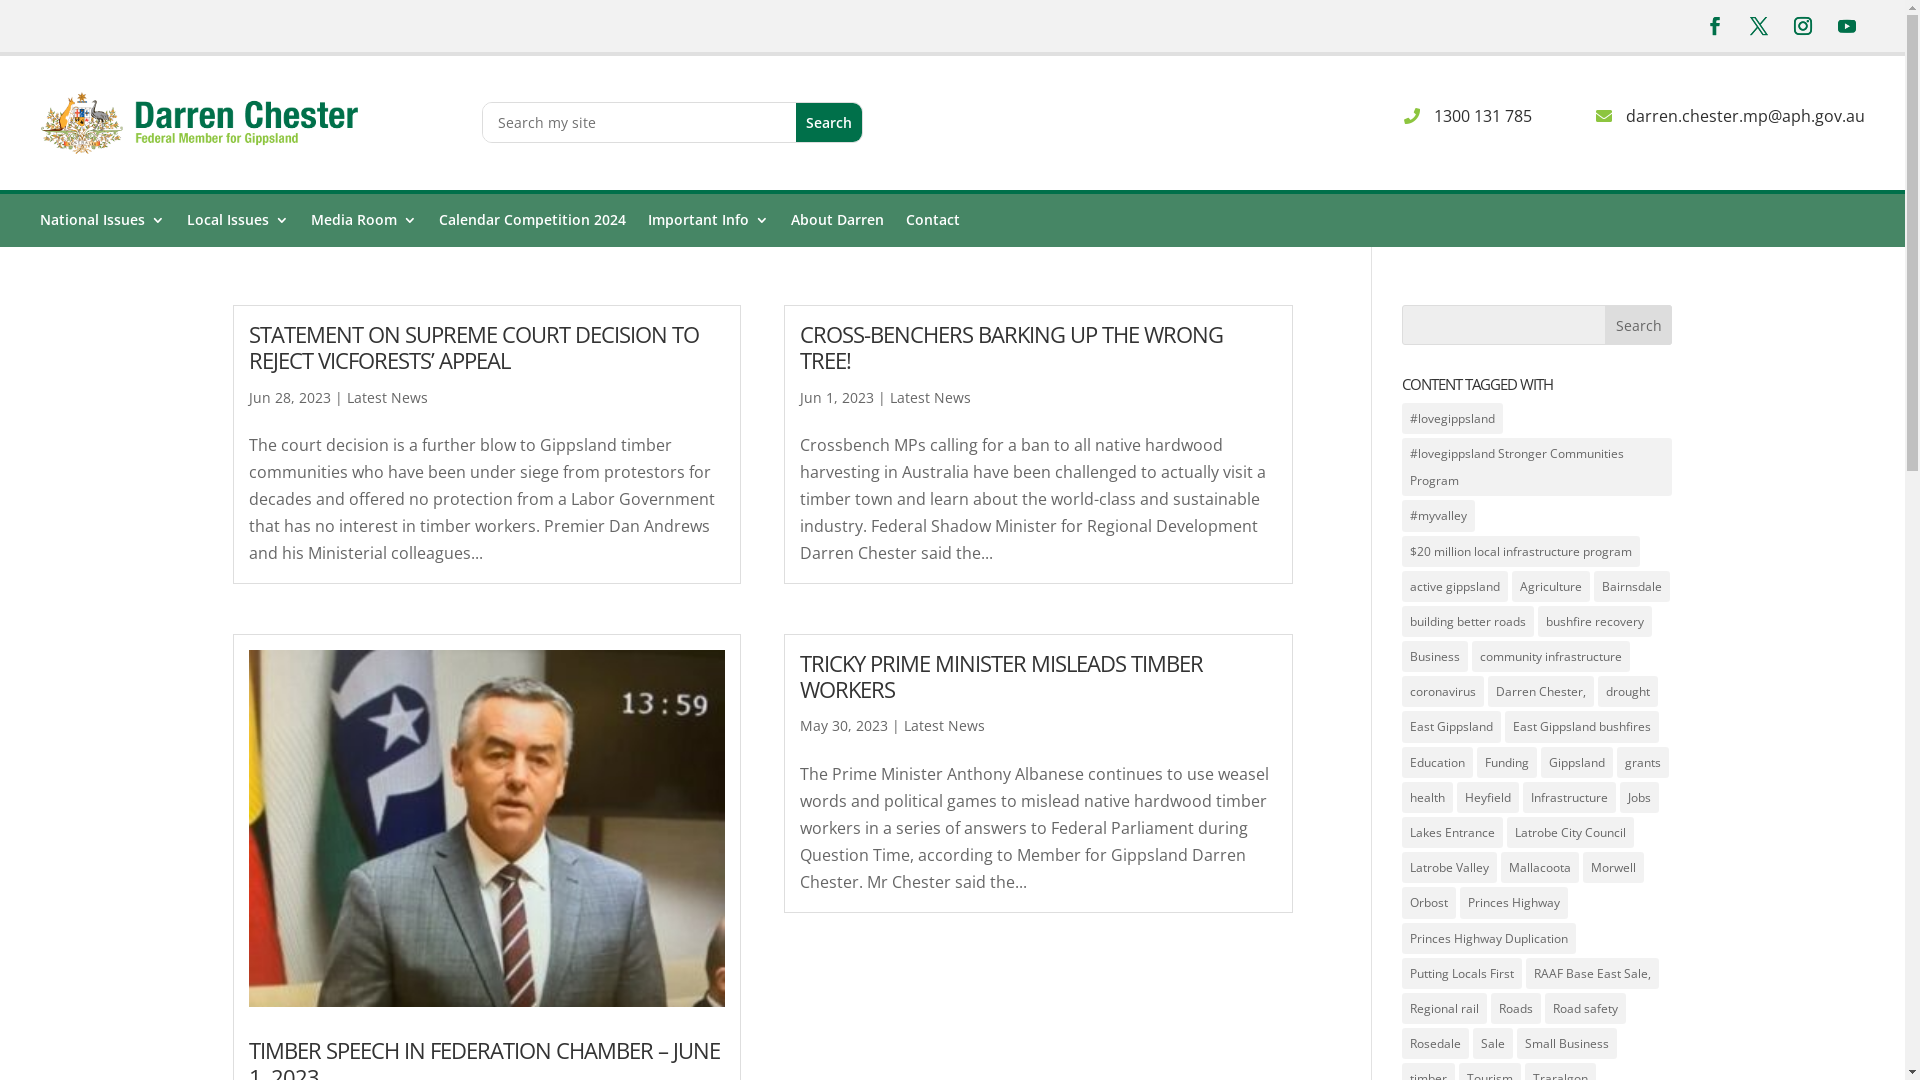  I want to click on 'Follow on Facebook', so click(1713, 26).